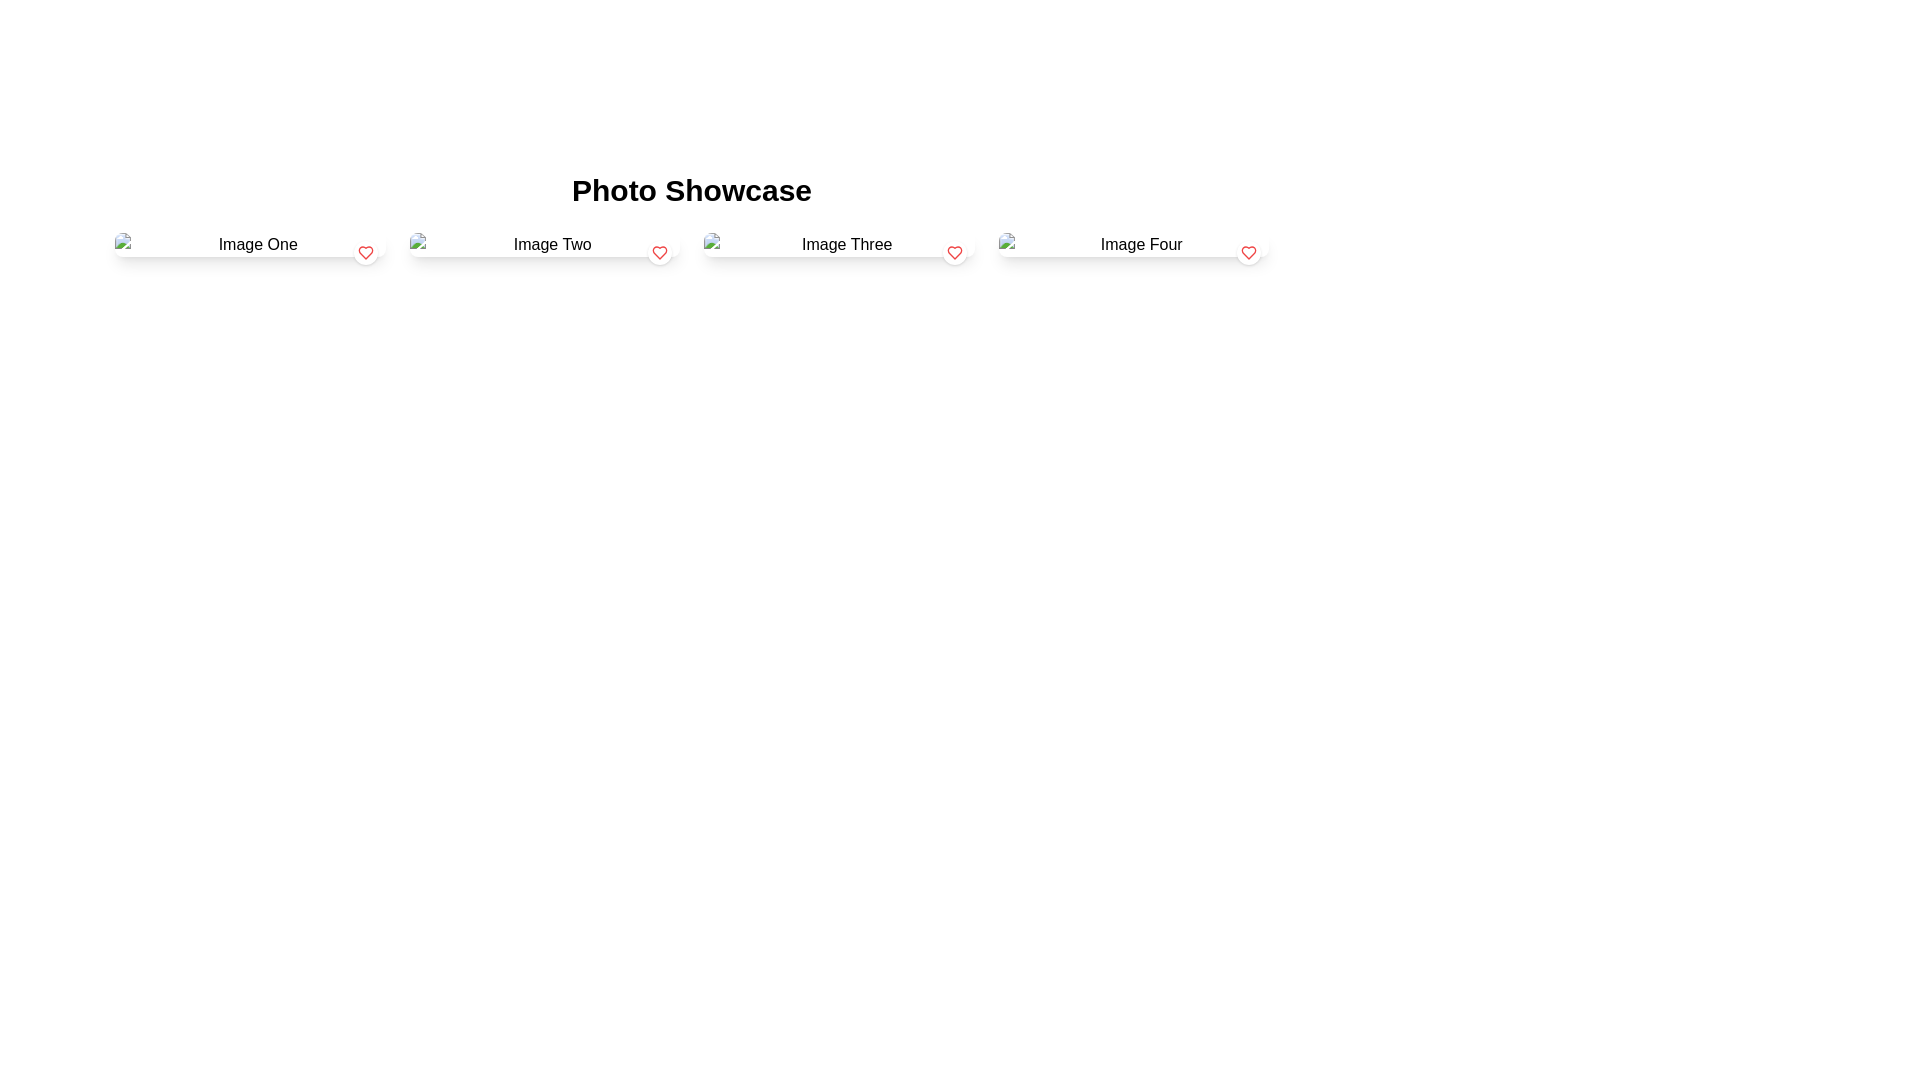  What do you see at coordinates (953, 252) in the screenshot?
I see `the favorite icon located below the 'Image Three' label in the third column of the grid layout` at bounding box center [953, 252].